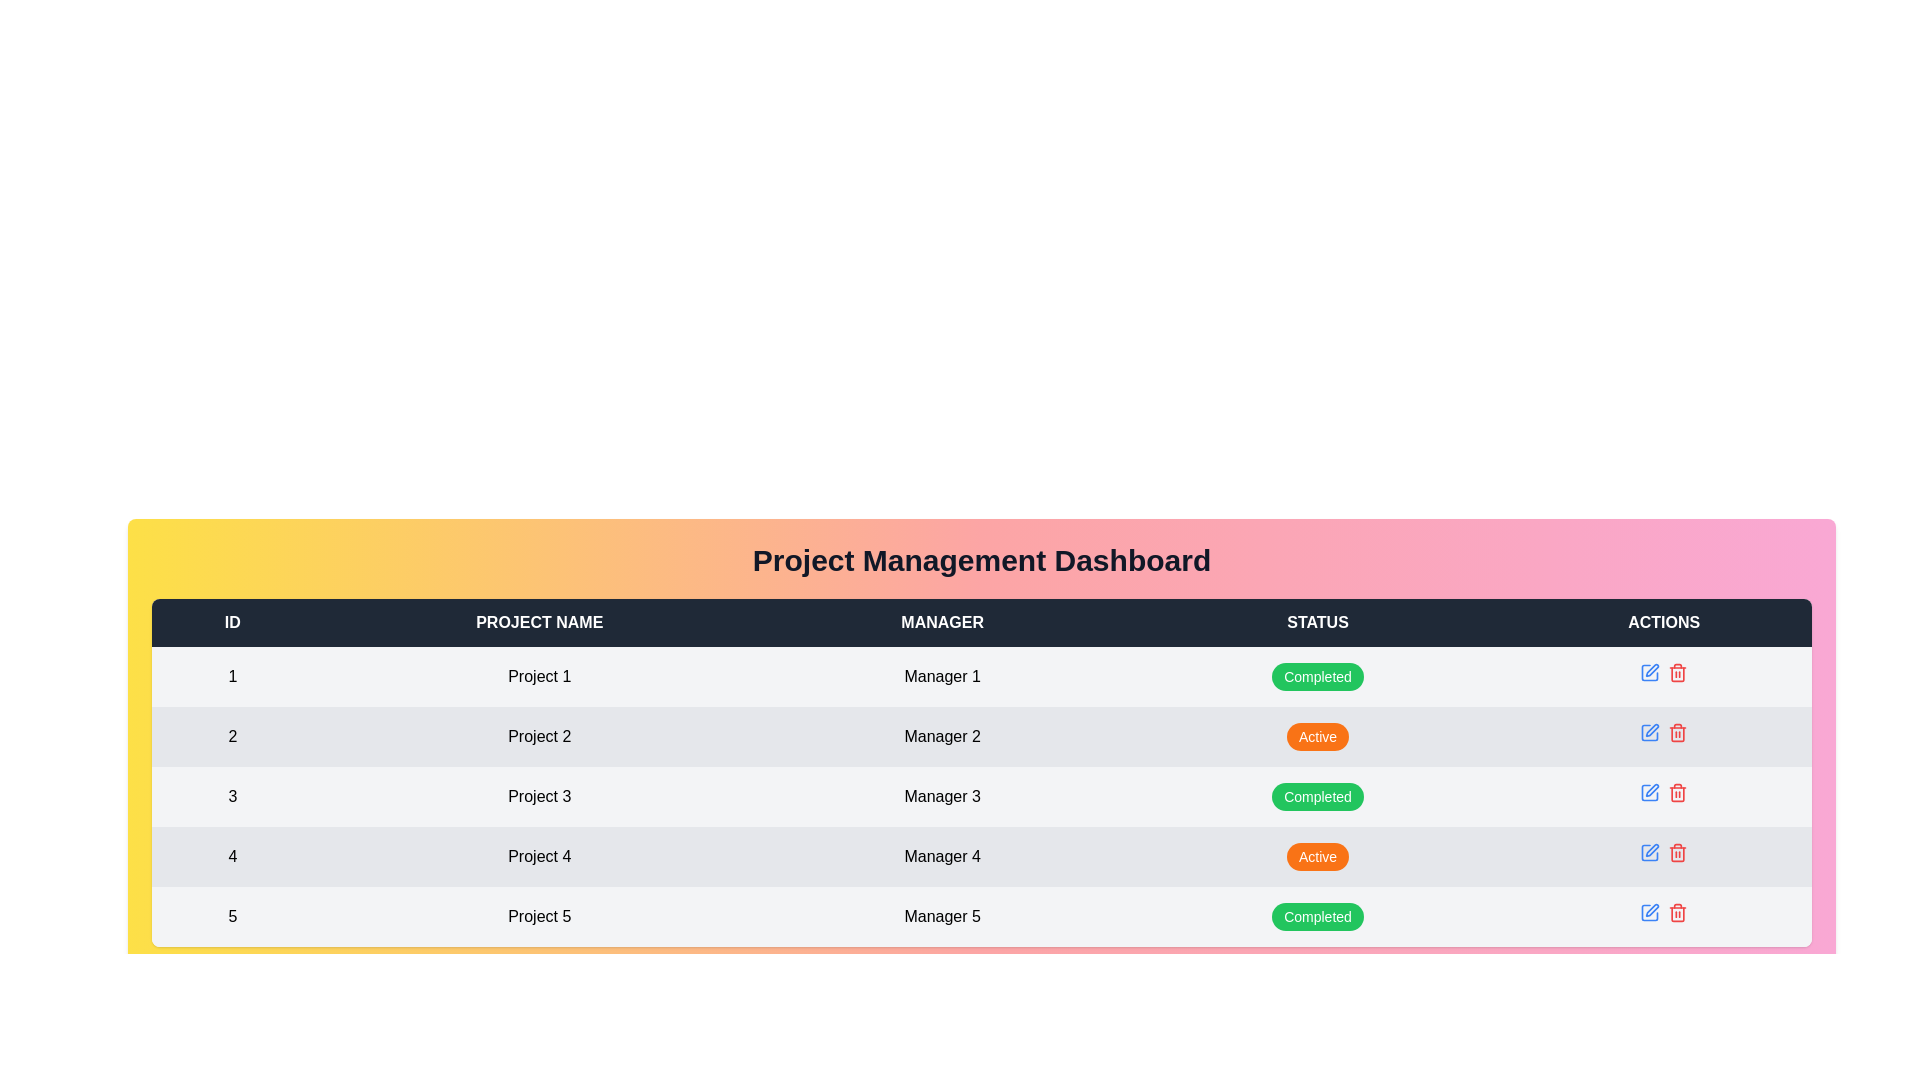 The image size is (1920, 1080). What do you see at coordinates (1650, 913) in the screenshot?
I see `the edit icon located in the Actions column of the last row in the project table to initiate the edit action` at bounding box center [1650, 913].